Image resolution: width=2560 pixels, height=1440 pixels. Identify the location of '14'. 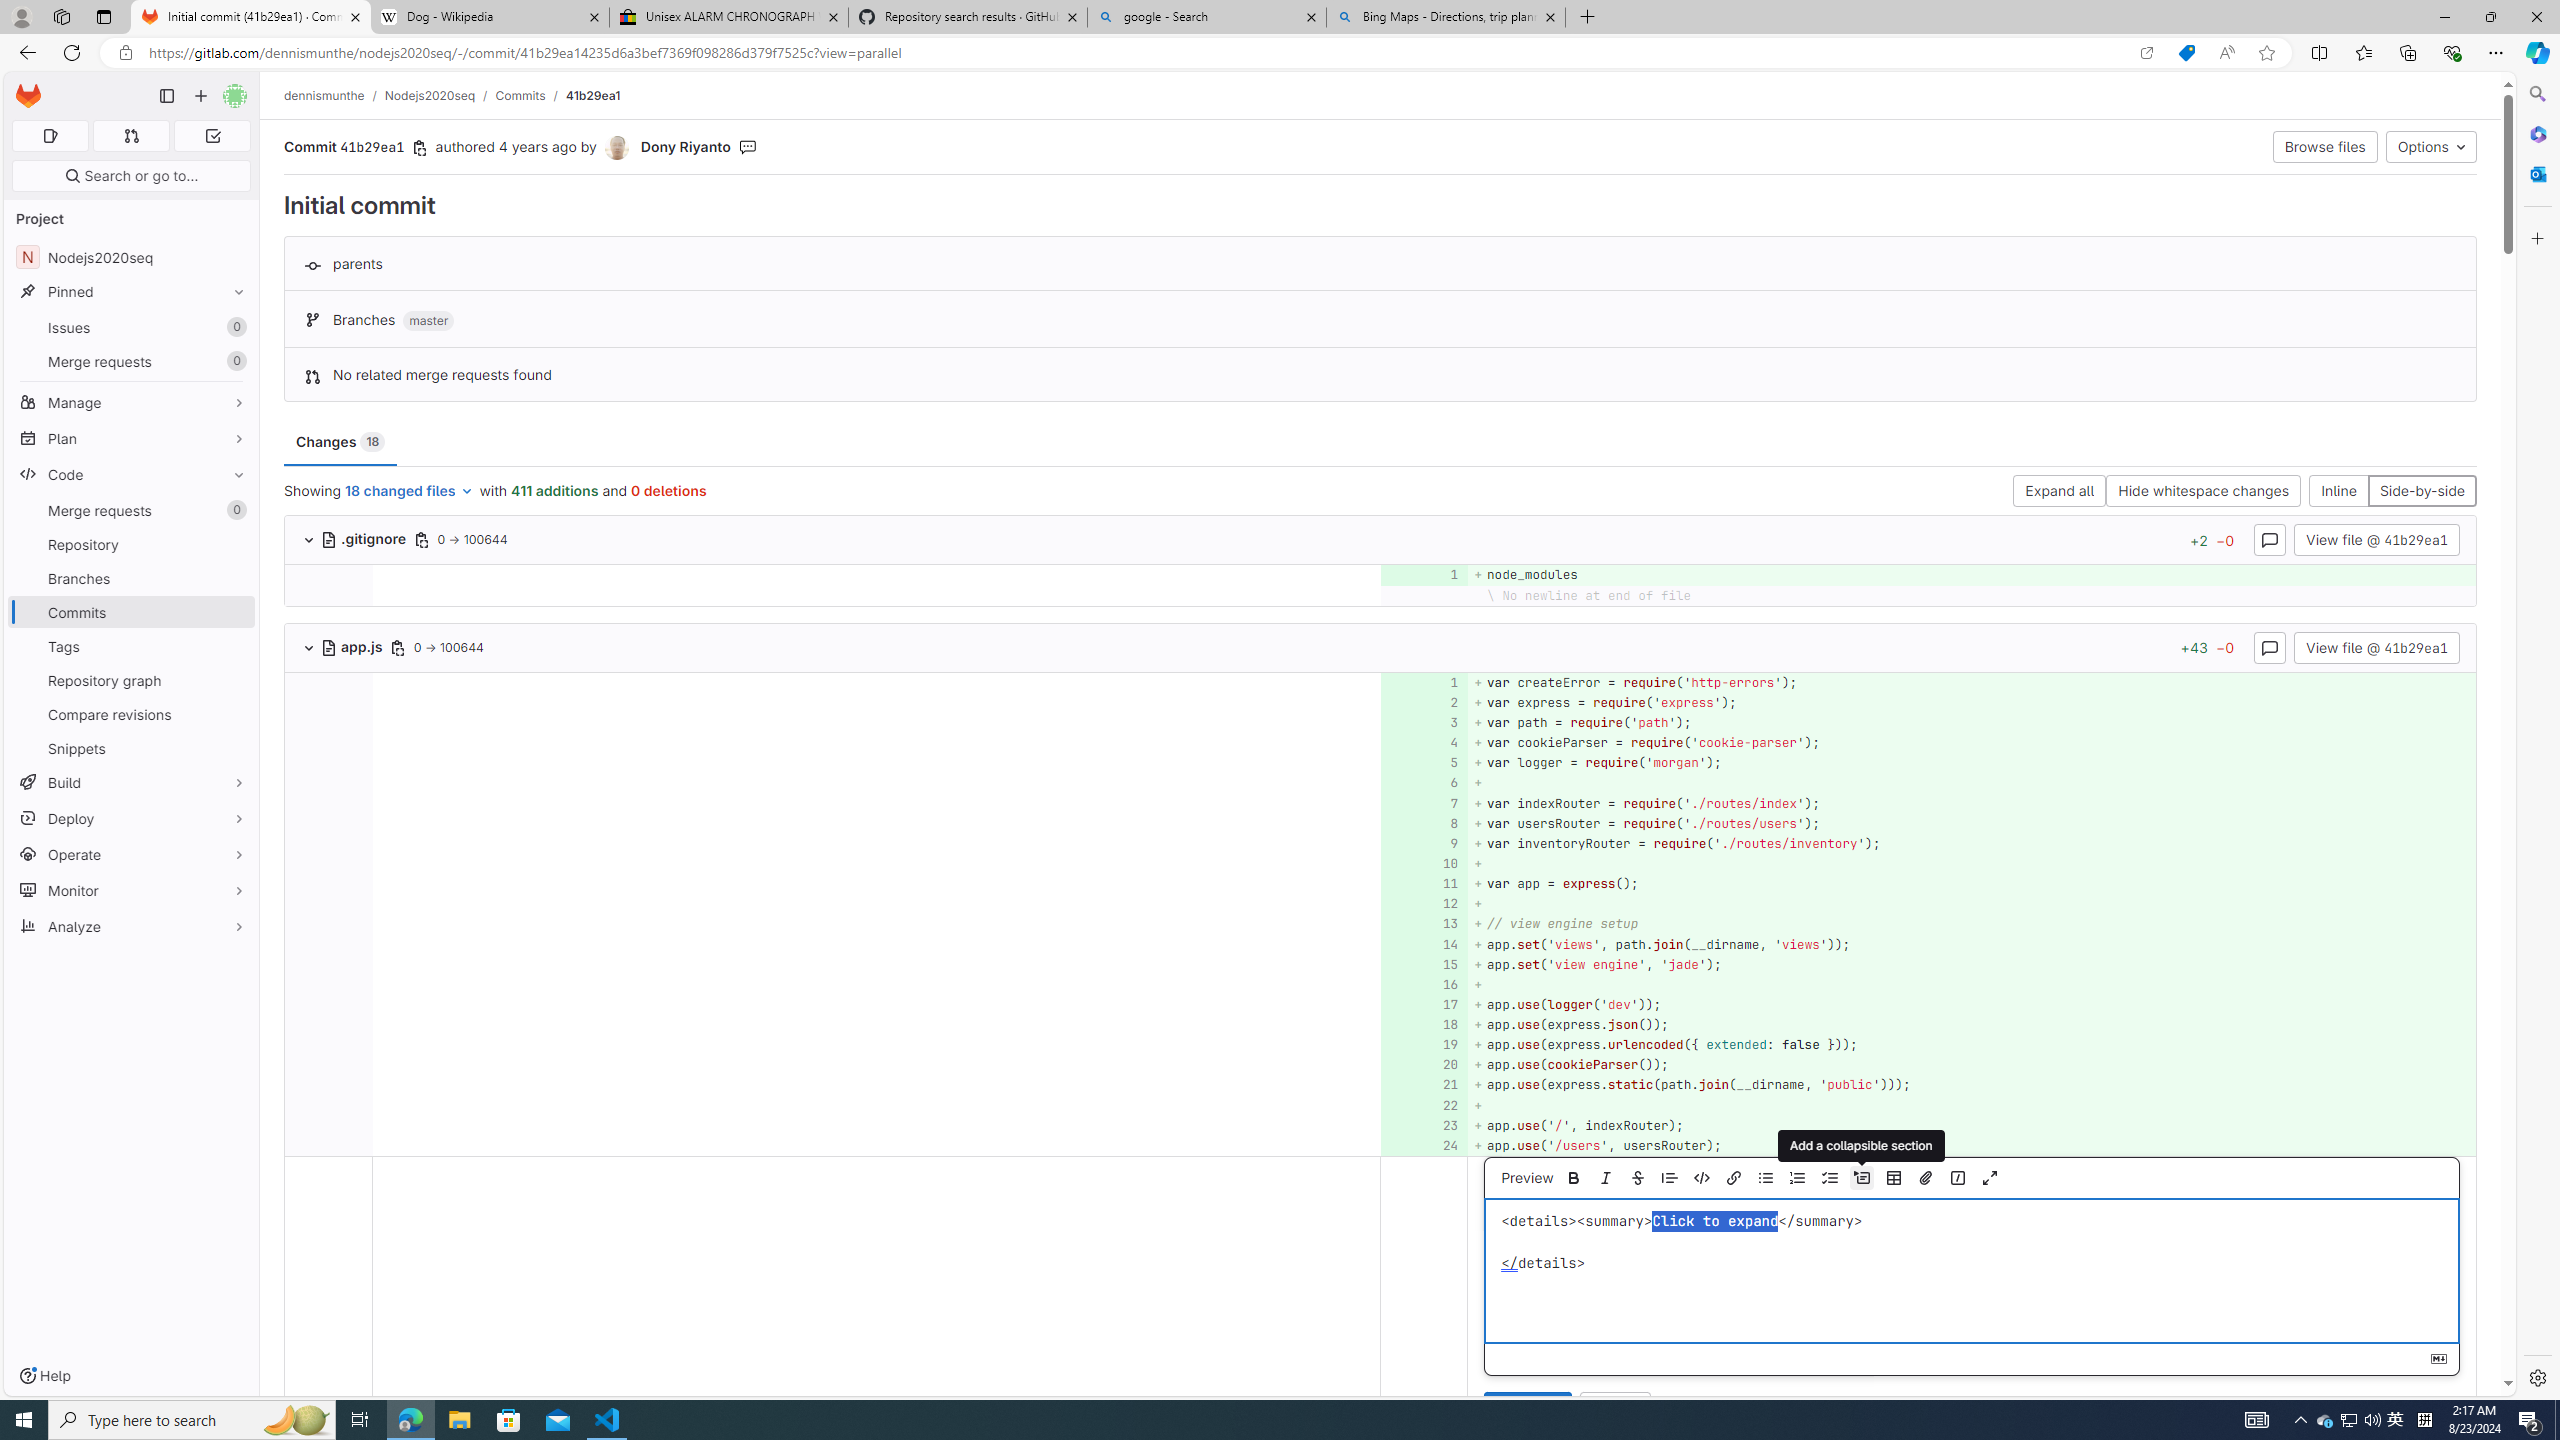
(1422, 943).